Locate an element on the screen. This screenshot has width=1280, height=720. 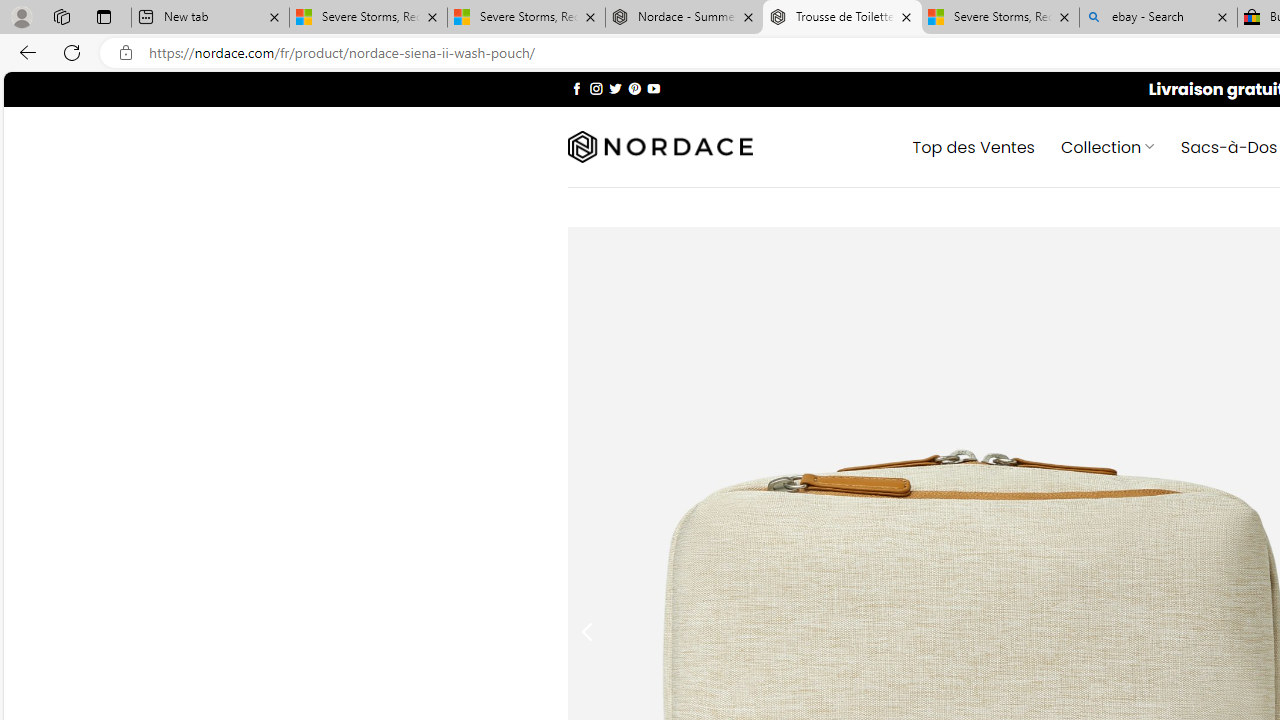
'  Top des Ventes' is located at coordinates (973, 145).